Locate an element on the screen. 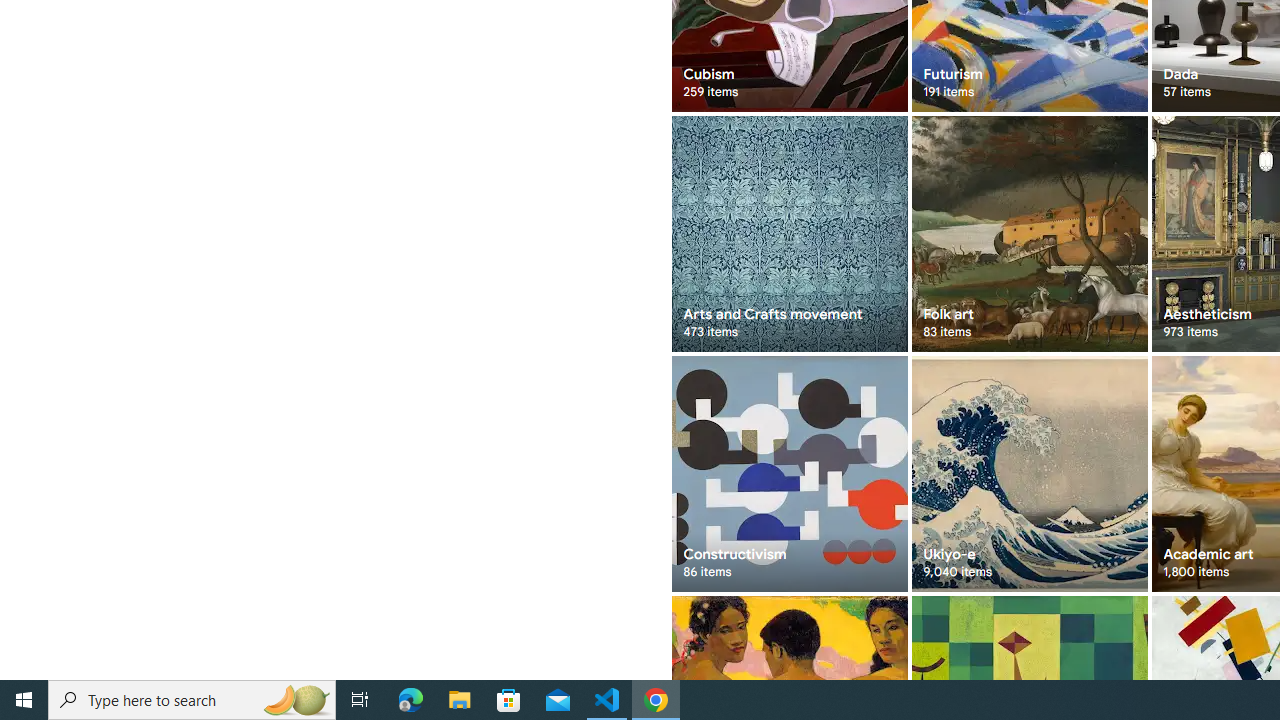  'Constructivism 86 items' is located at coordinates (788, 473).